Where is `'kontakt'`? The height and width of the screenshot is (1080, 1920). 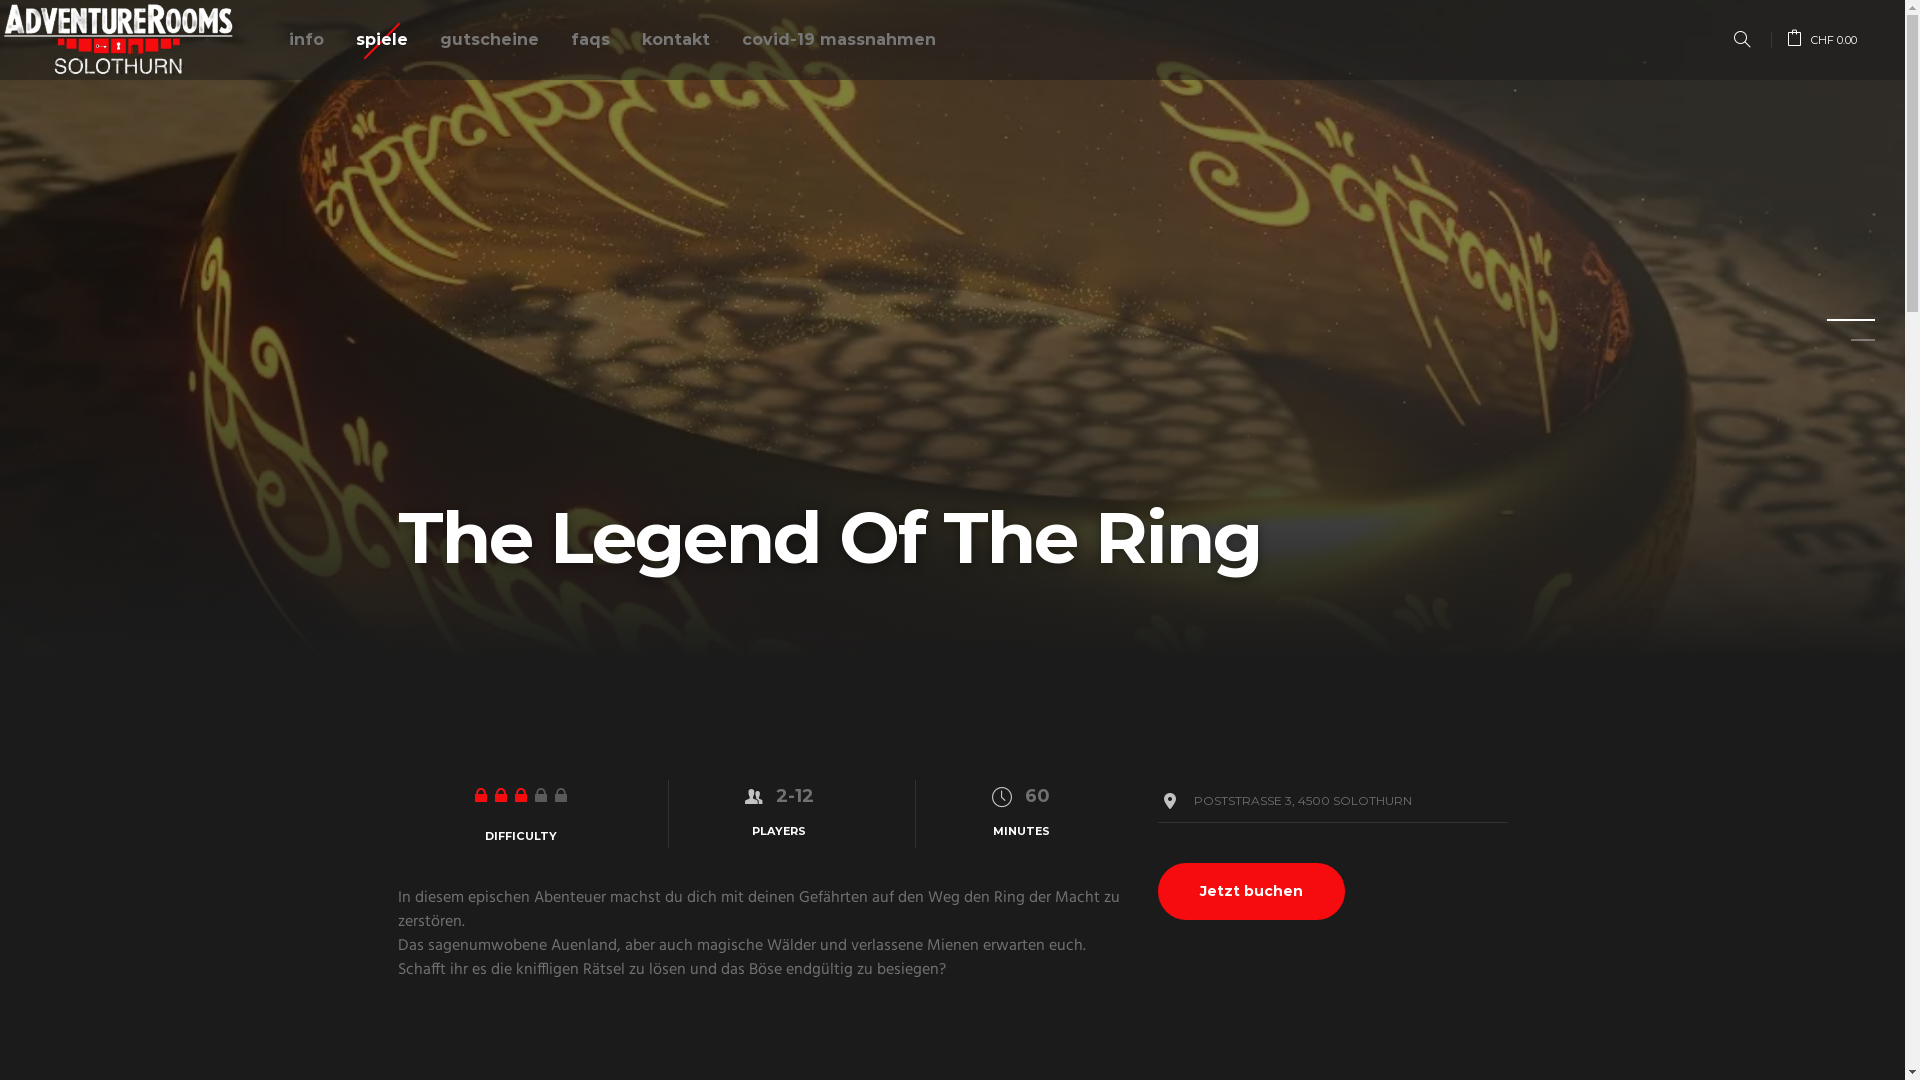 'kontakt' is located at coordinates (676, 39).